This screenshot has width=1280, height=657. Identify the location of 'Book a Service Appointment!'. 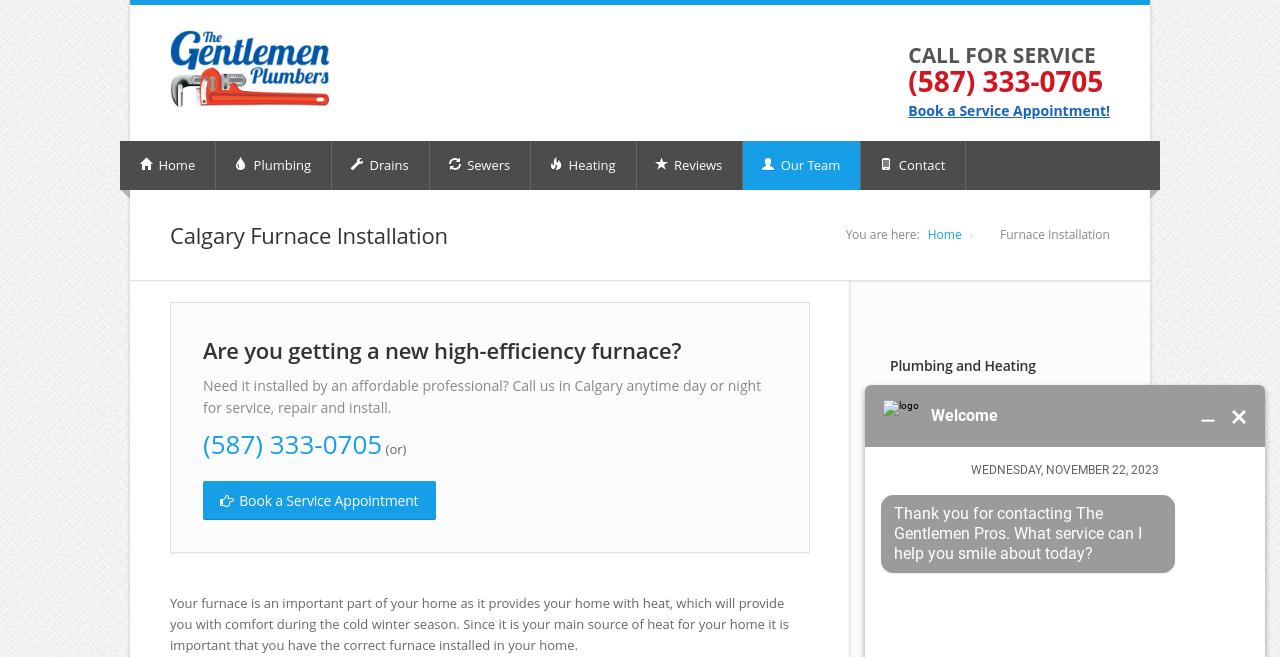
(1009, 109).